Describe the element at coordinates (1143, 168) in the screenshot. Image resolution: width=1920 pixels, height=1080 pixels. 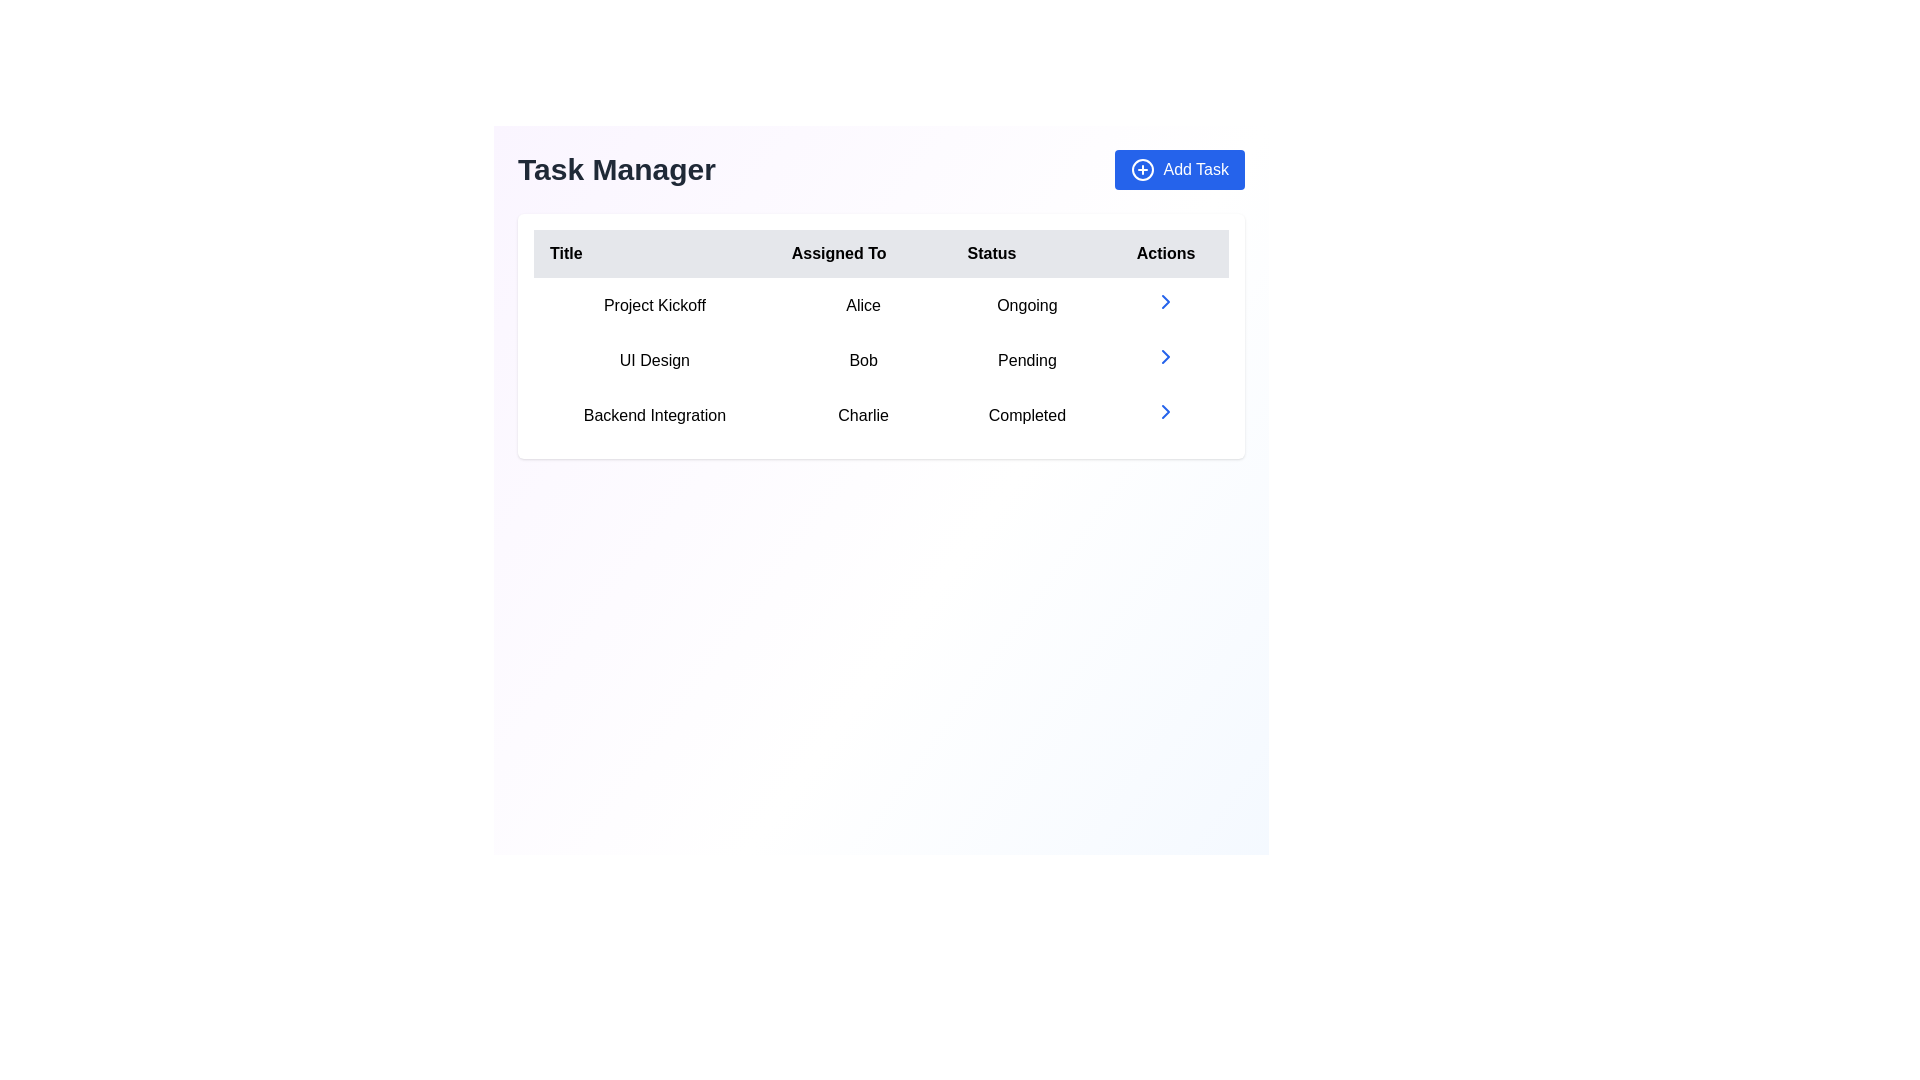
I see `the circular plus icon within the 'Add Task' button located at the top-right corner of the interface` at that location.